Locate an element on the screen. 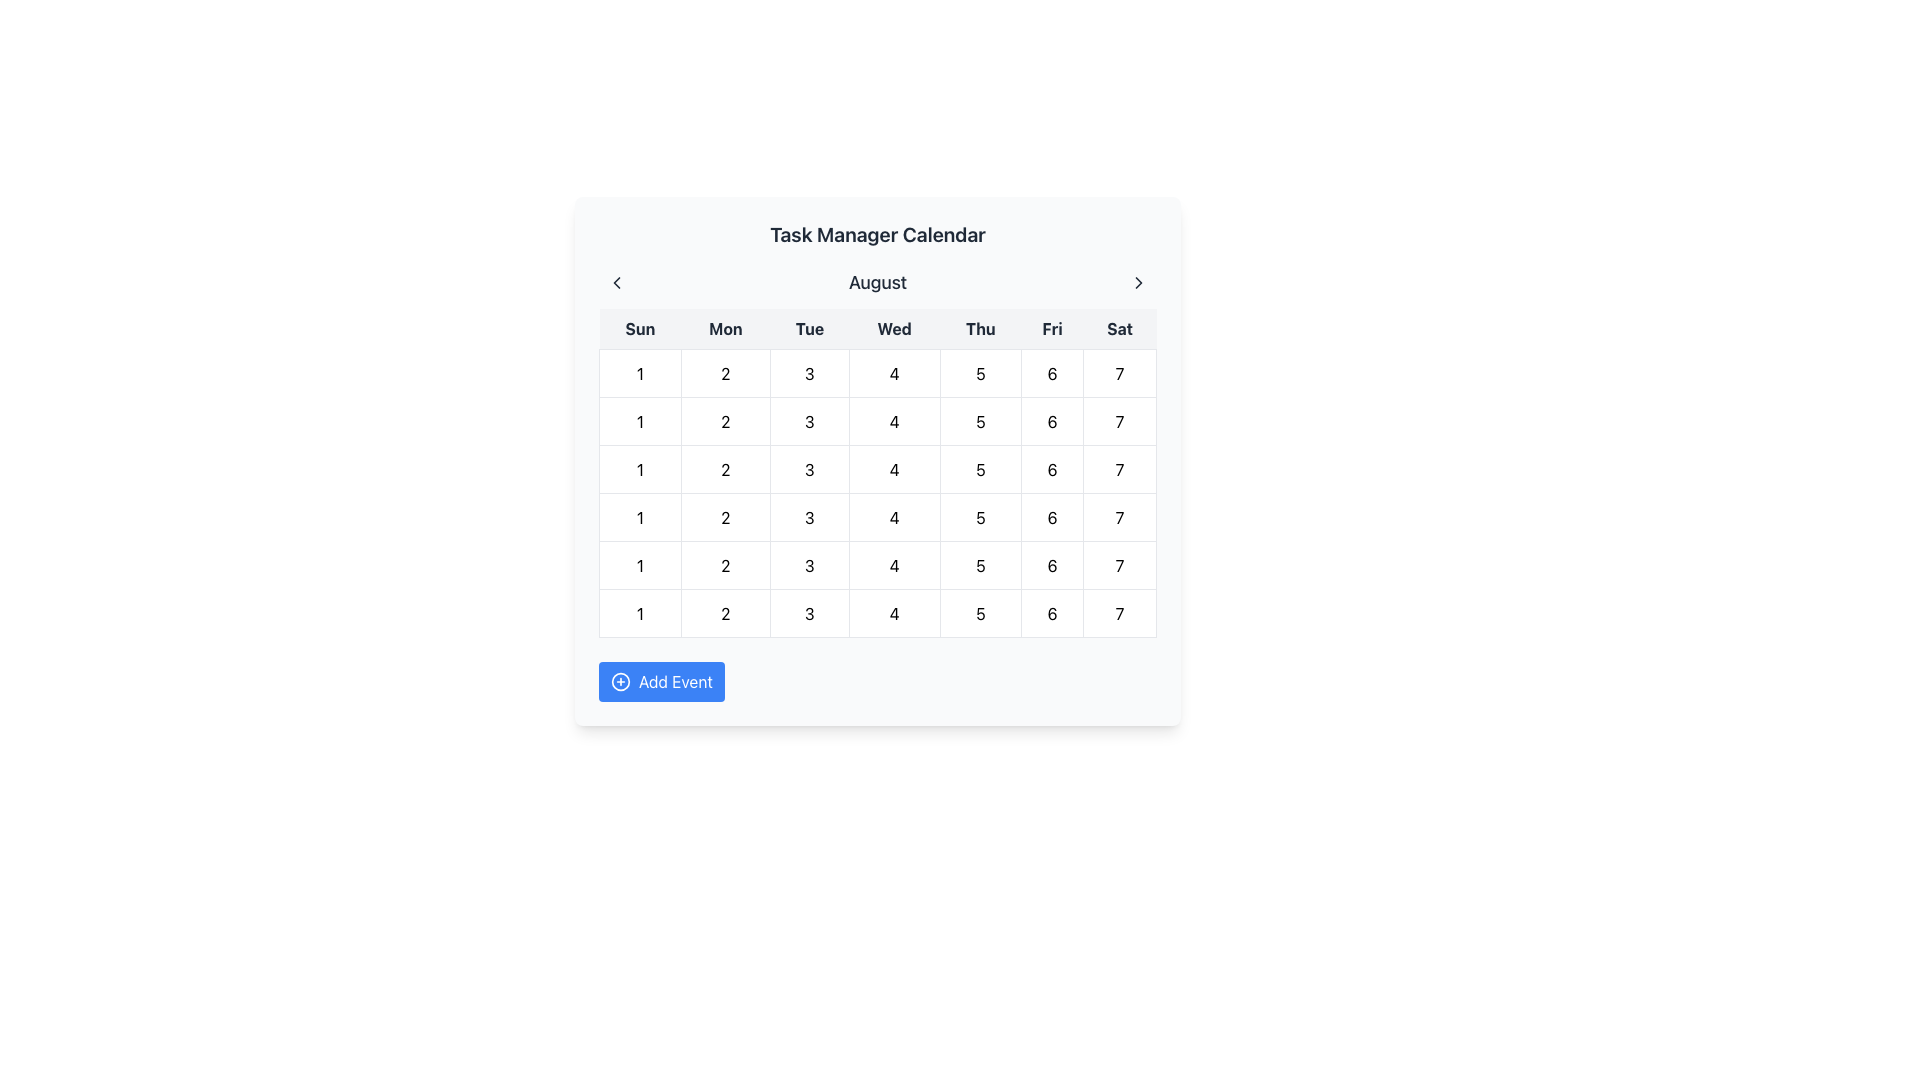 Image resolution: width=1920 pixels, height=1080 pixels. the Text Display Box containing the number '2', which is part of the calendar grid for Monday is located at coordinates (724, 373).